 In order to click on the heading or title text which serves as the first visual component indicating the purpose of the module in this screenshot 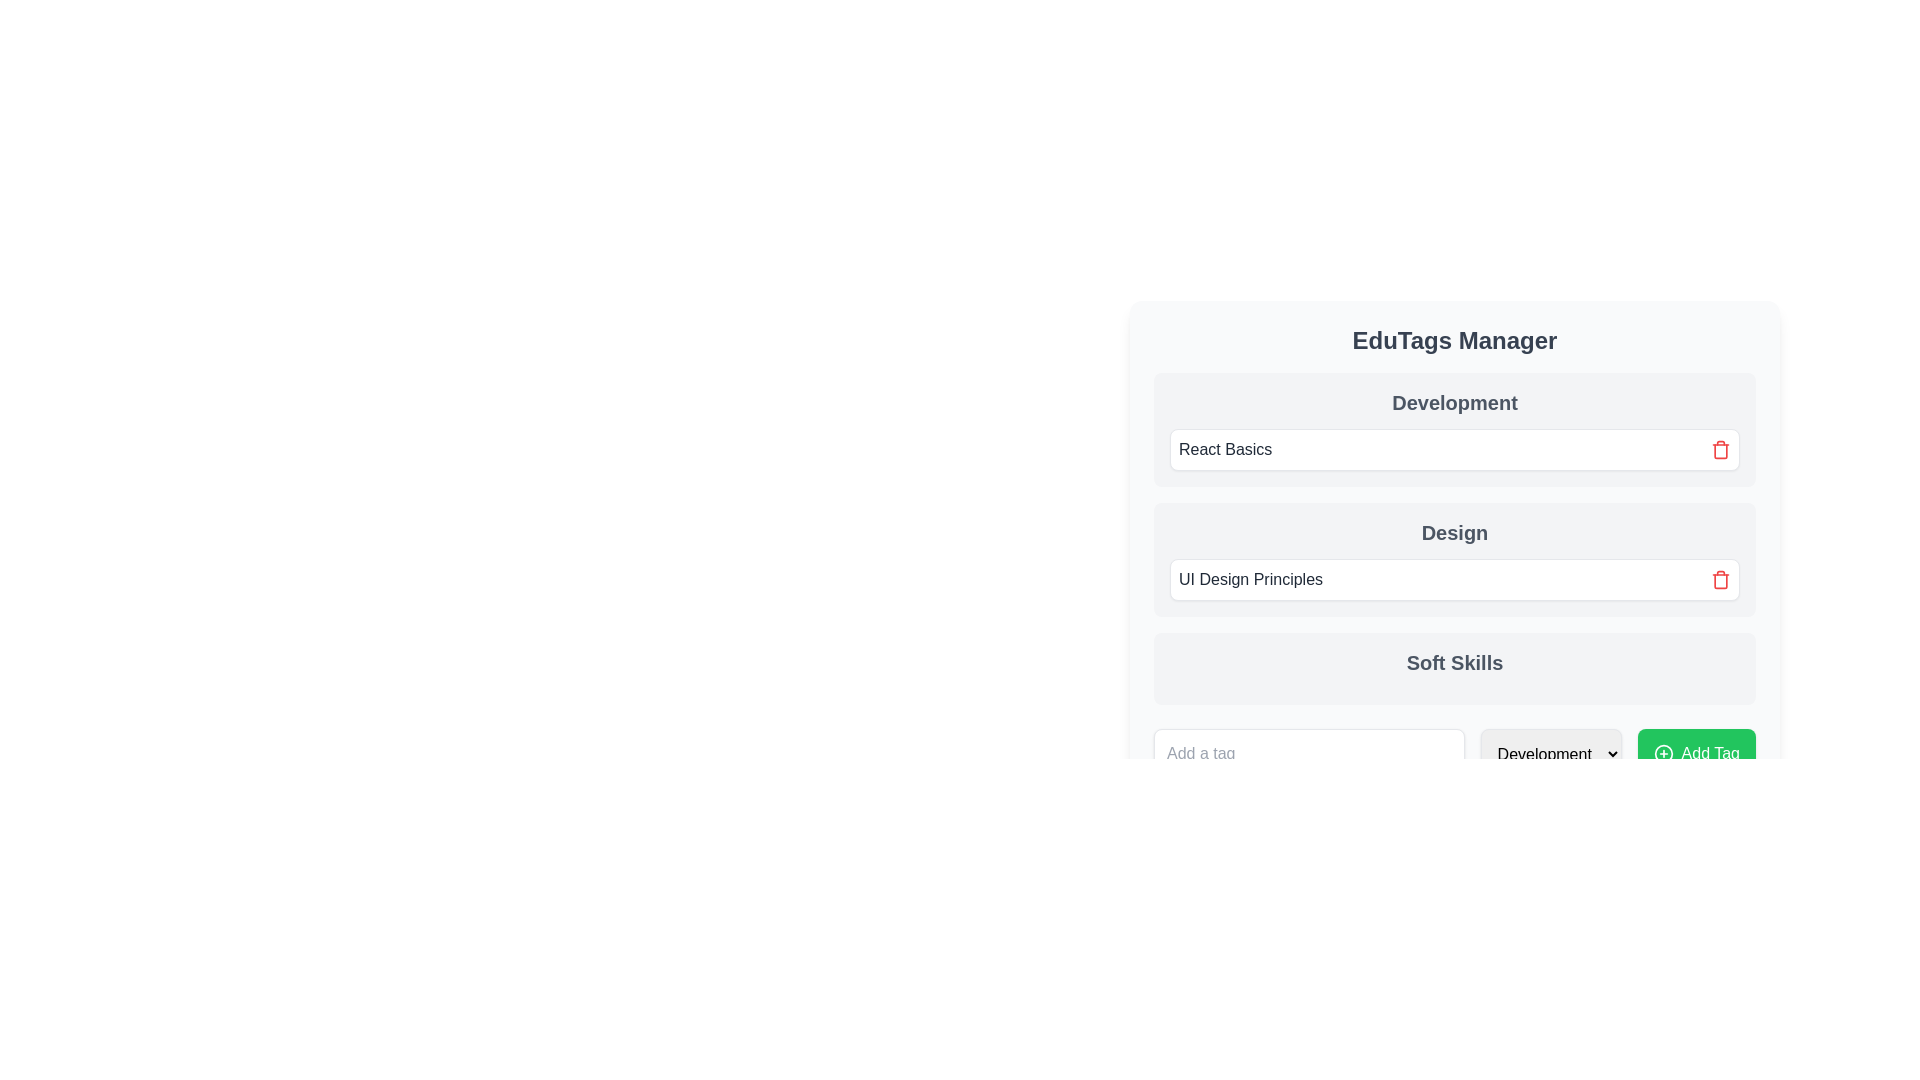, I will do `click(1454, 339)`.